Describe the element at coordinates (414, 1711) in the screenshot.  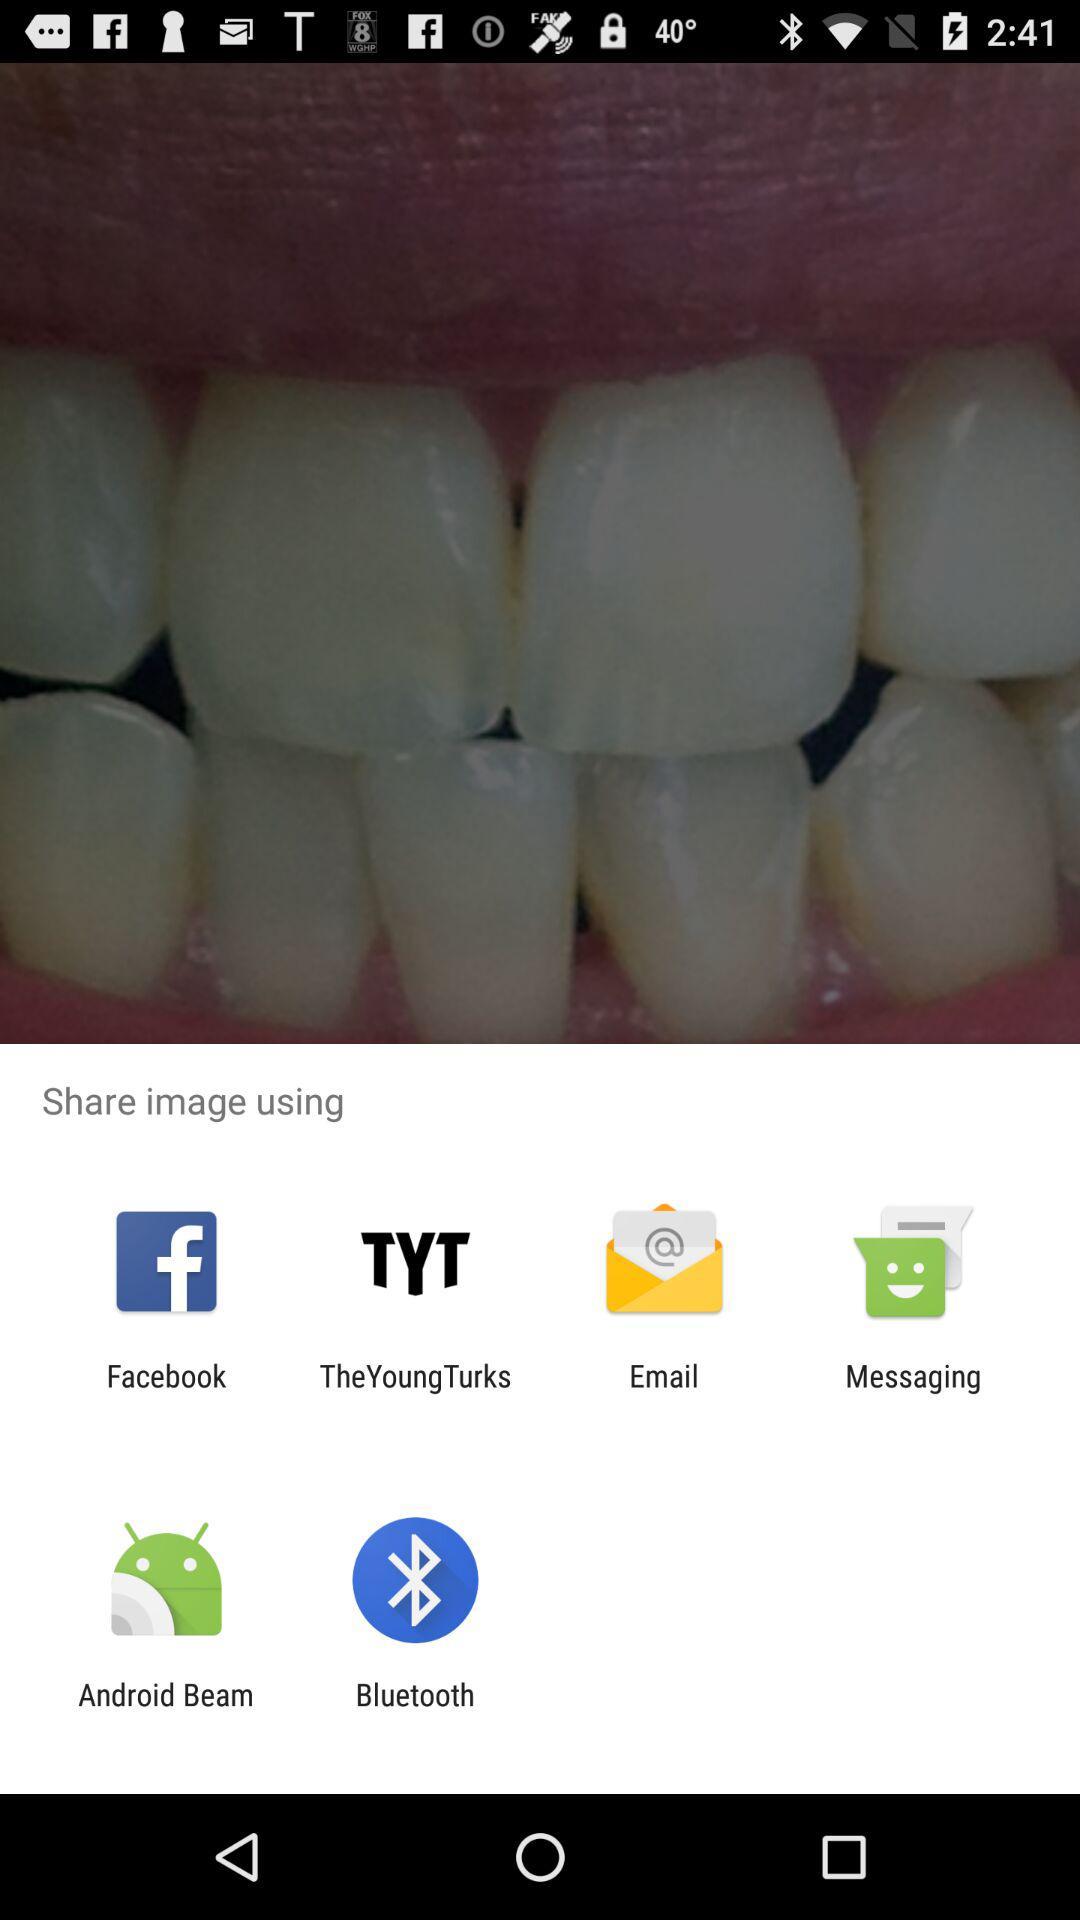
I see `the app next to android beam item` at that location.